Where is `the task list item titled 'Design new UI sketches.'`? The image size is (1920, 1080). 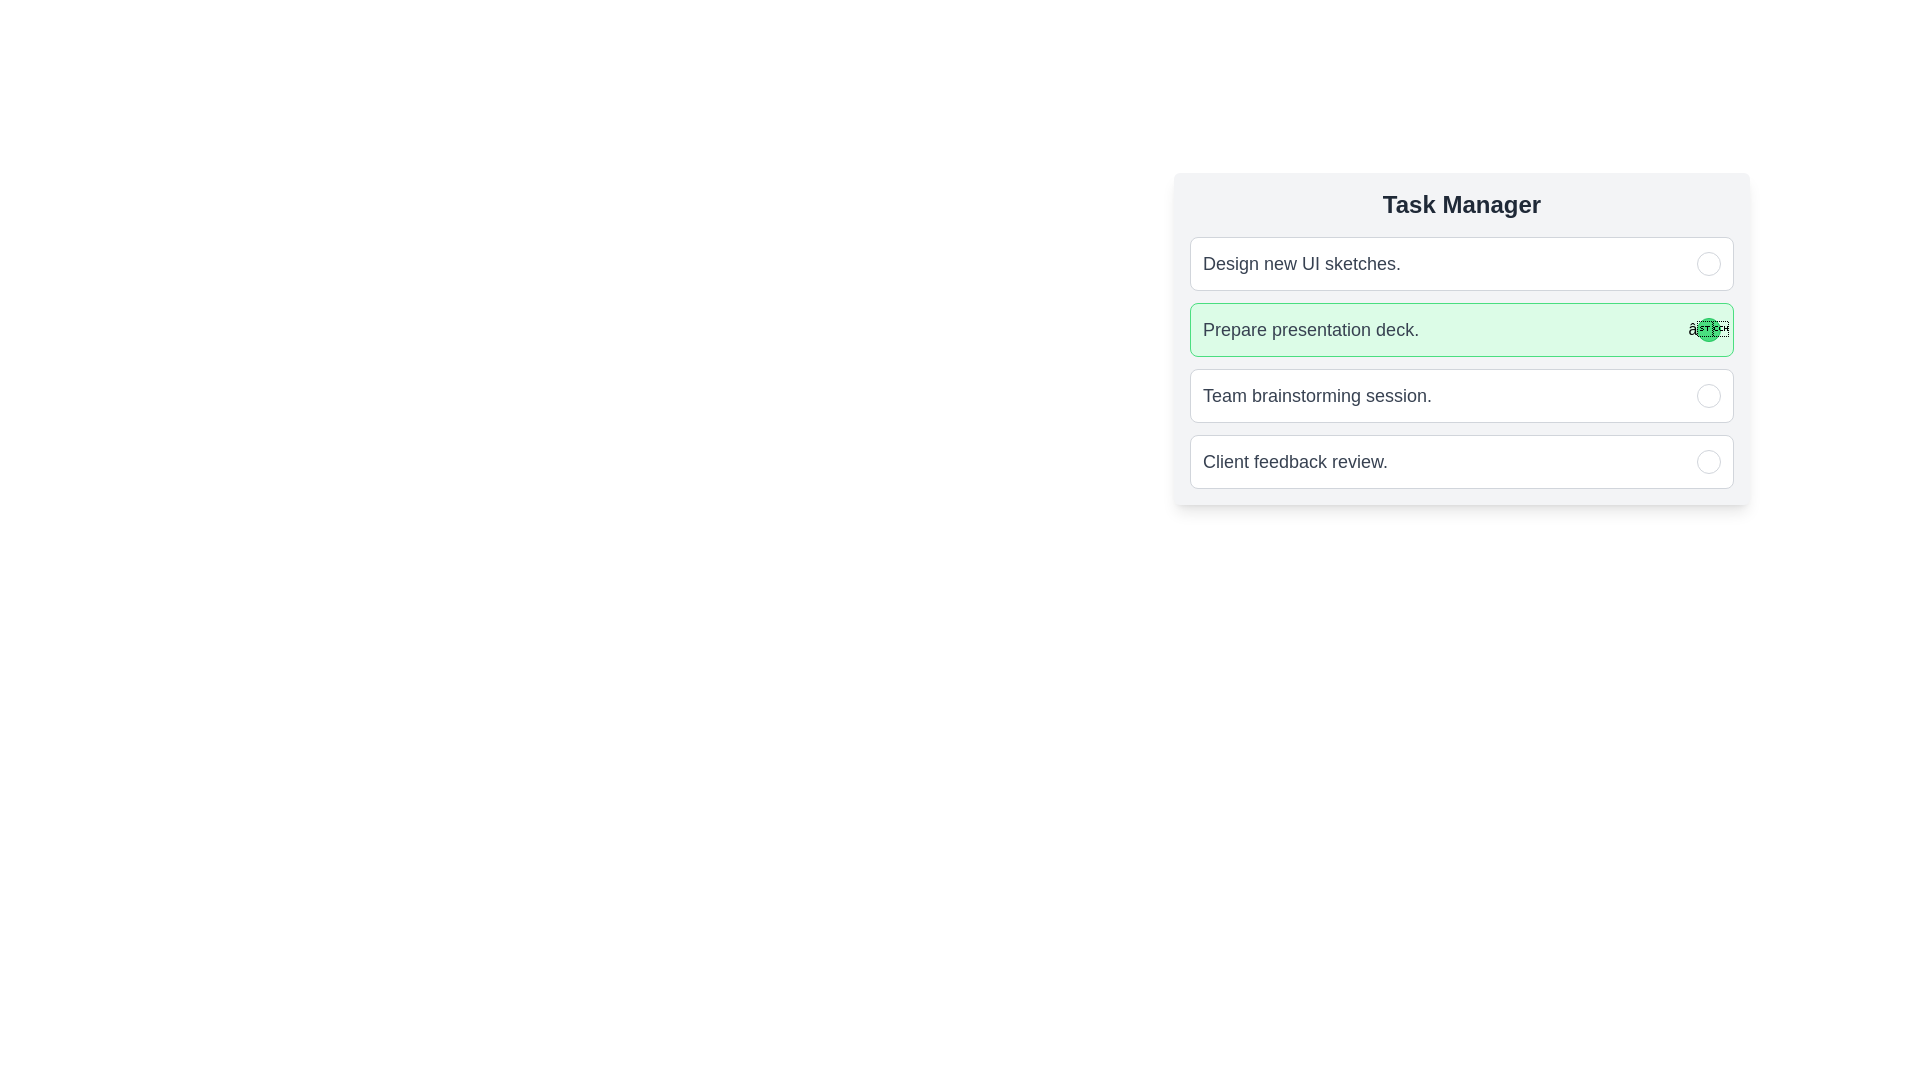 the task list item titled 'Design new UI sketches.' is located at coordinates (1462, 262).